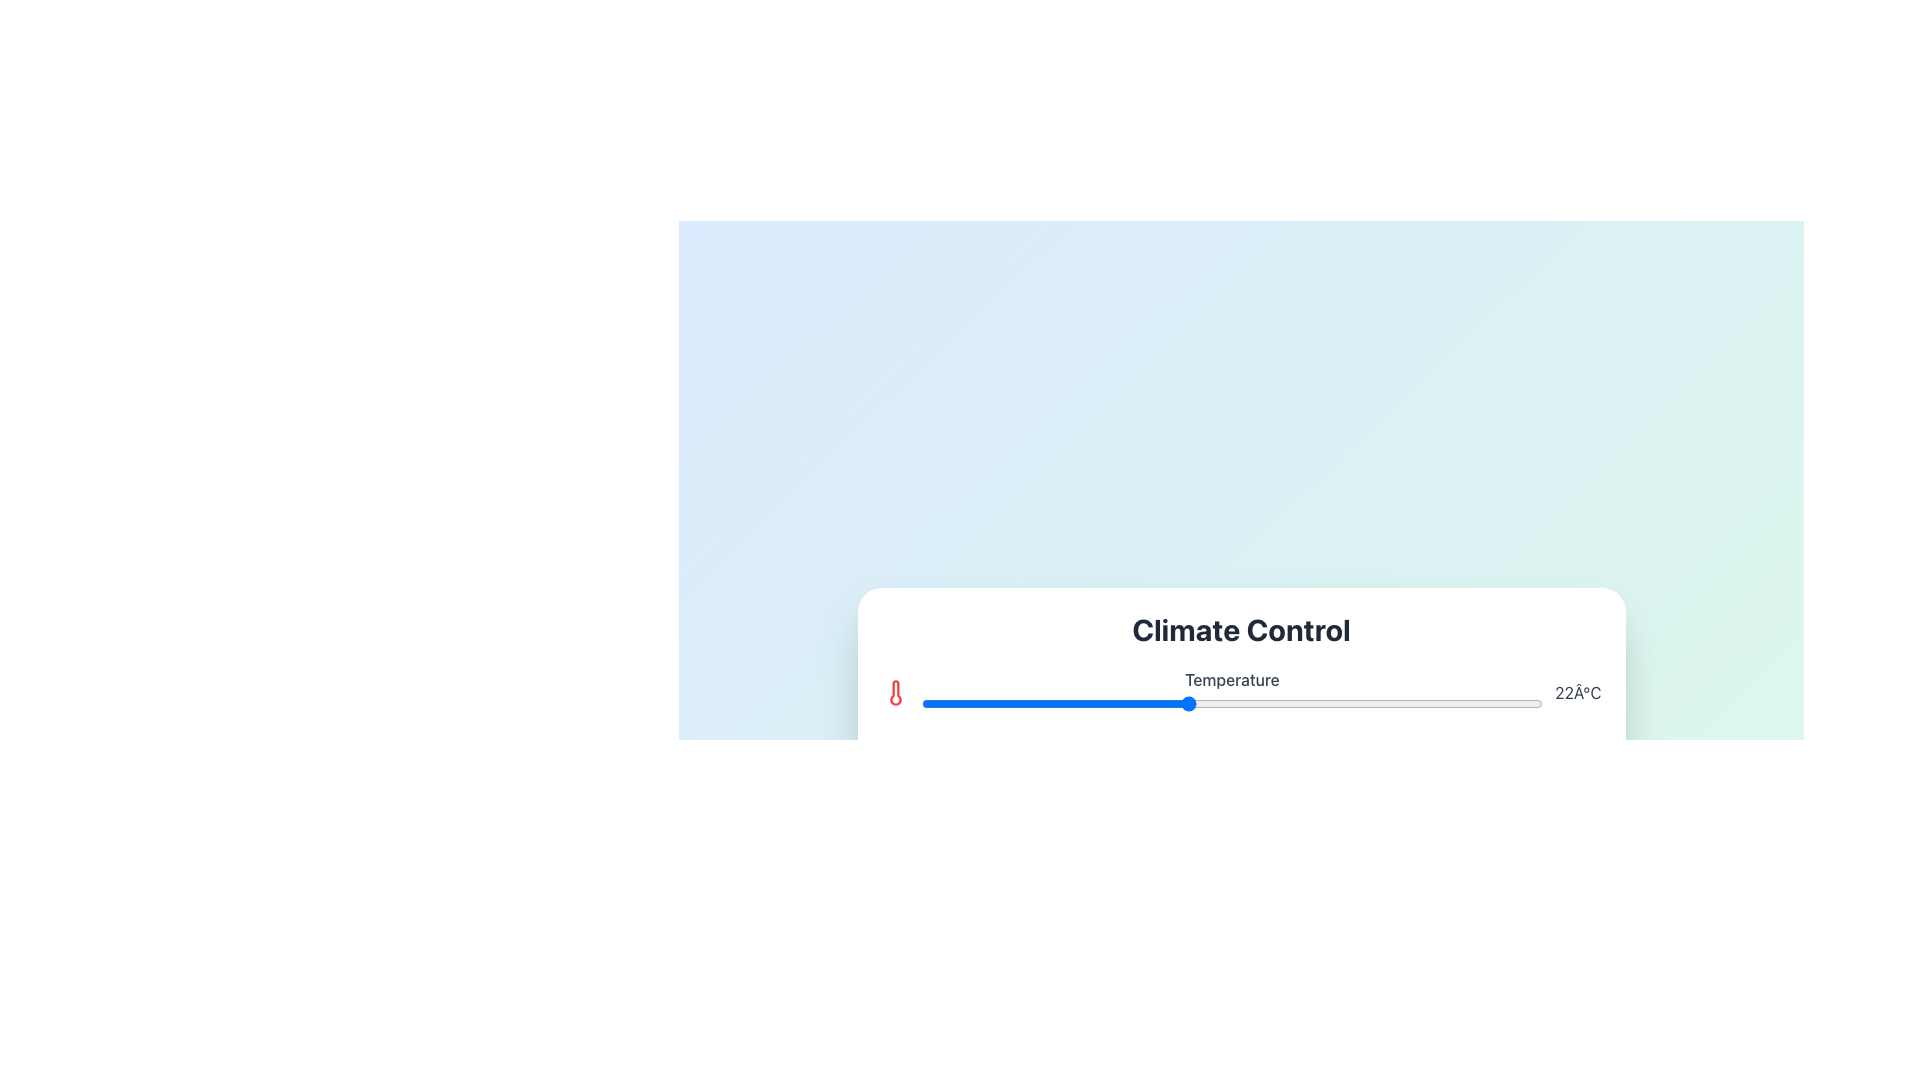 The height and width of the screenshot is (1080, 1920). I want to click on temperature, so click(1231, 703).